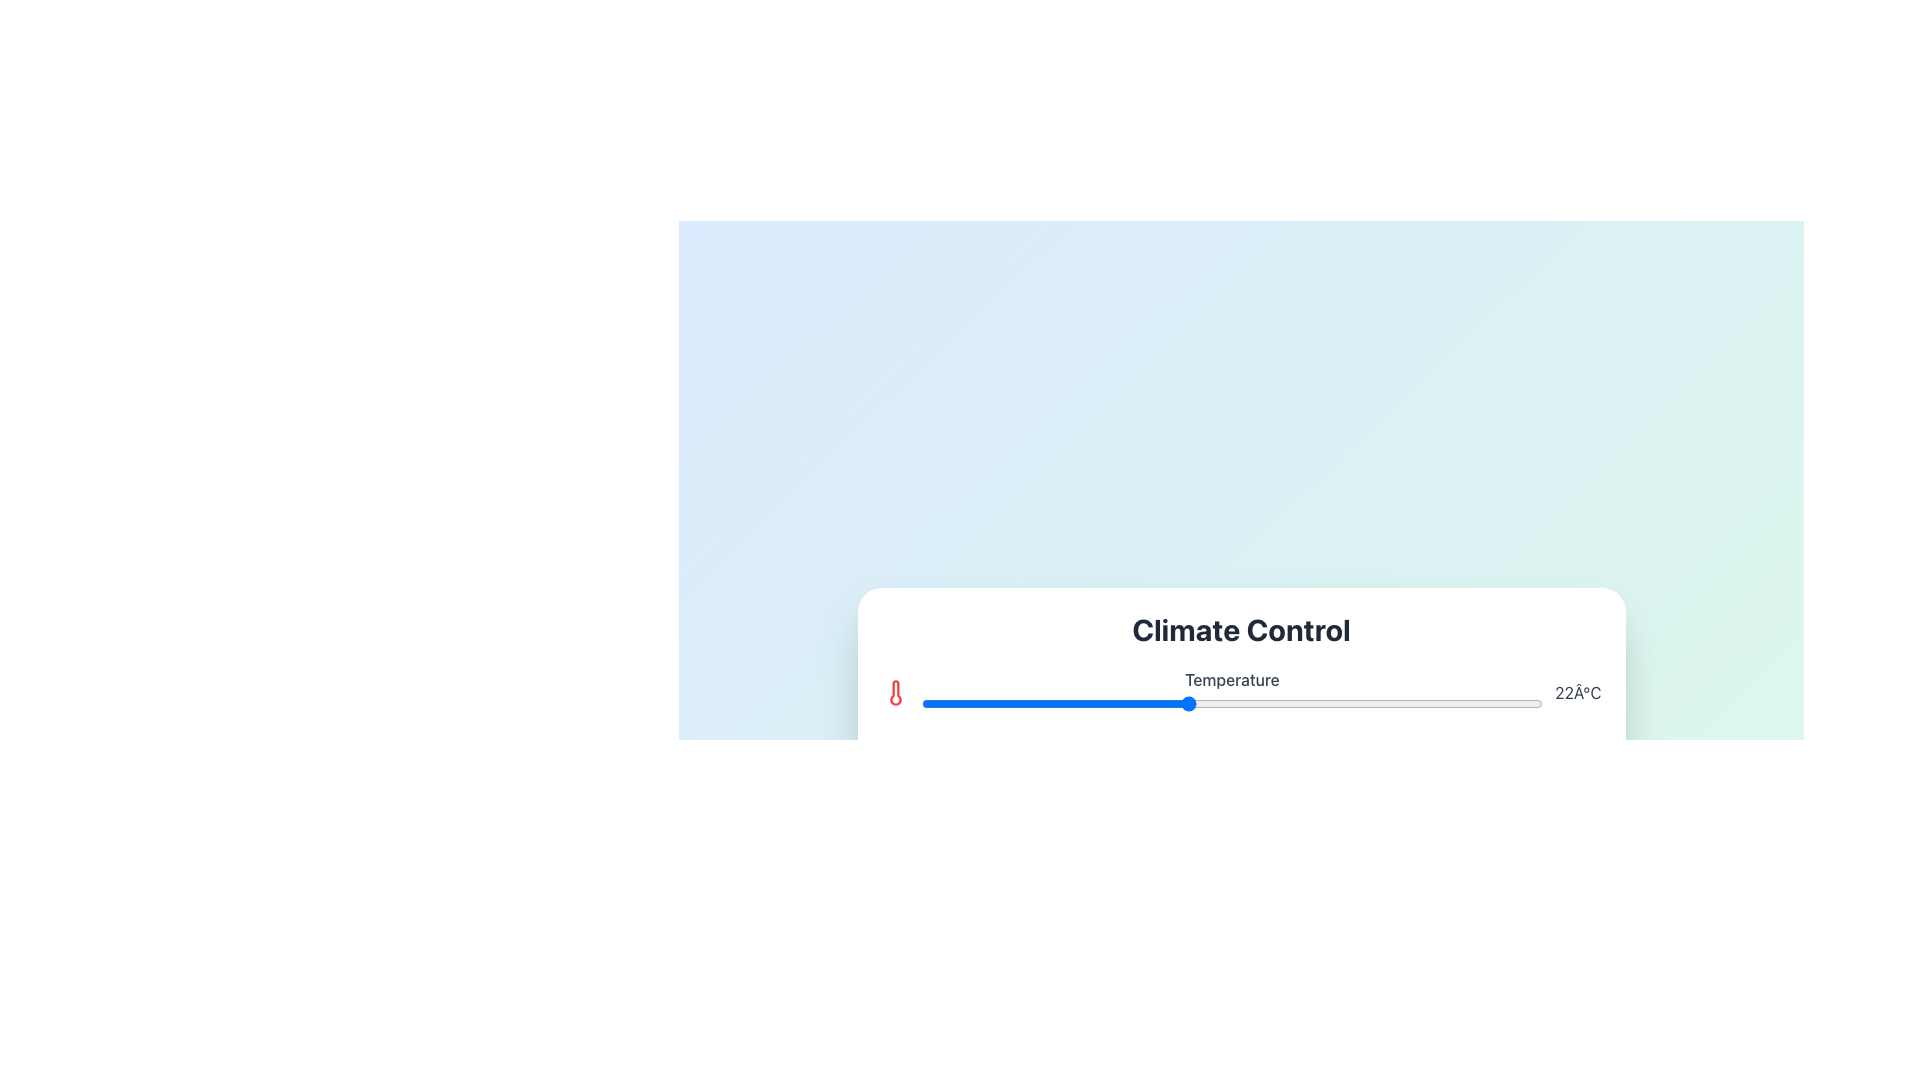 The height and width of the screenshot is (1080, 1920). I want to click on temperature, so click(1231, 703).